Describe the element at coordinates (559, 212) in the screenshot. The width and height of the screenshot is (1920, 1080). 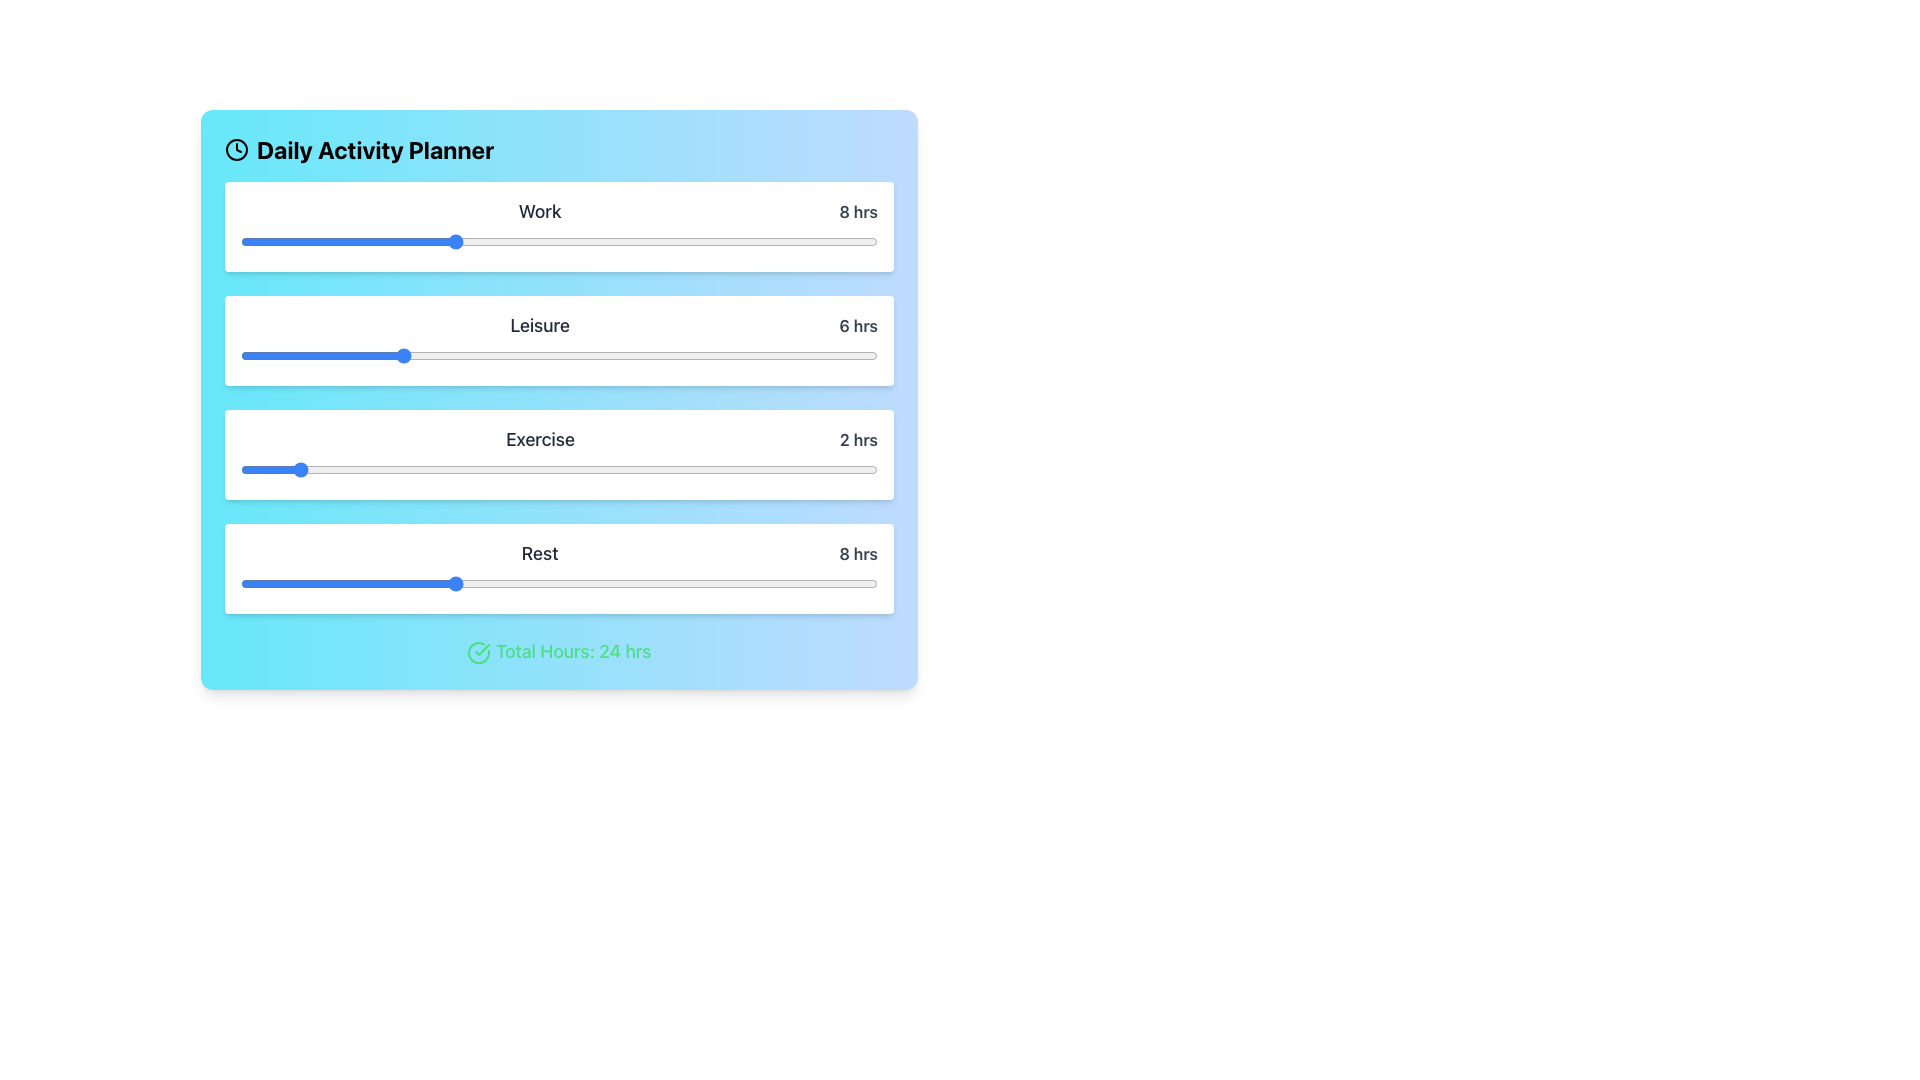
I see `the static text label that indicates 'Work' and the assigned value '8 hrs', positioned above the 'Leisure' section in the Daily Activity Planner` at that location.